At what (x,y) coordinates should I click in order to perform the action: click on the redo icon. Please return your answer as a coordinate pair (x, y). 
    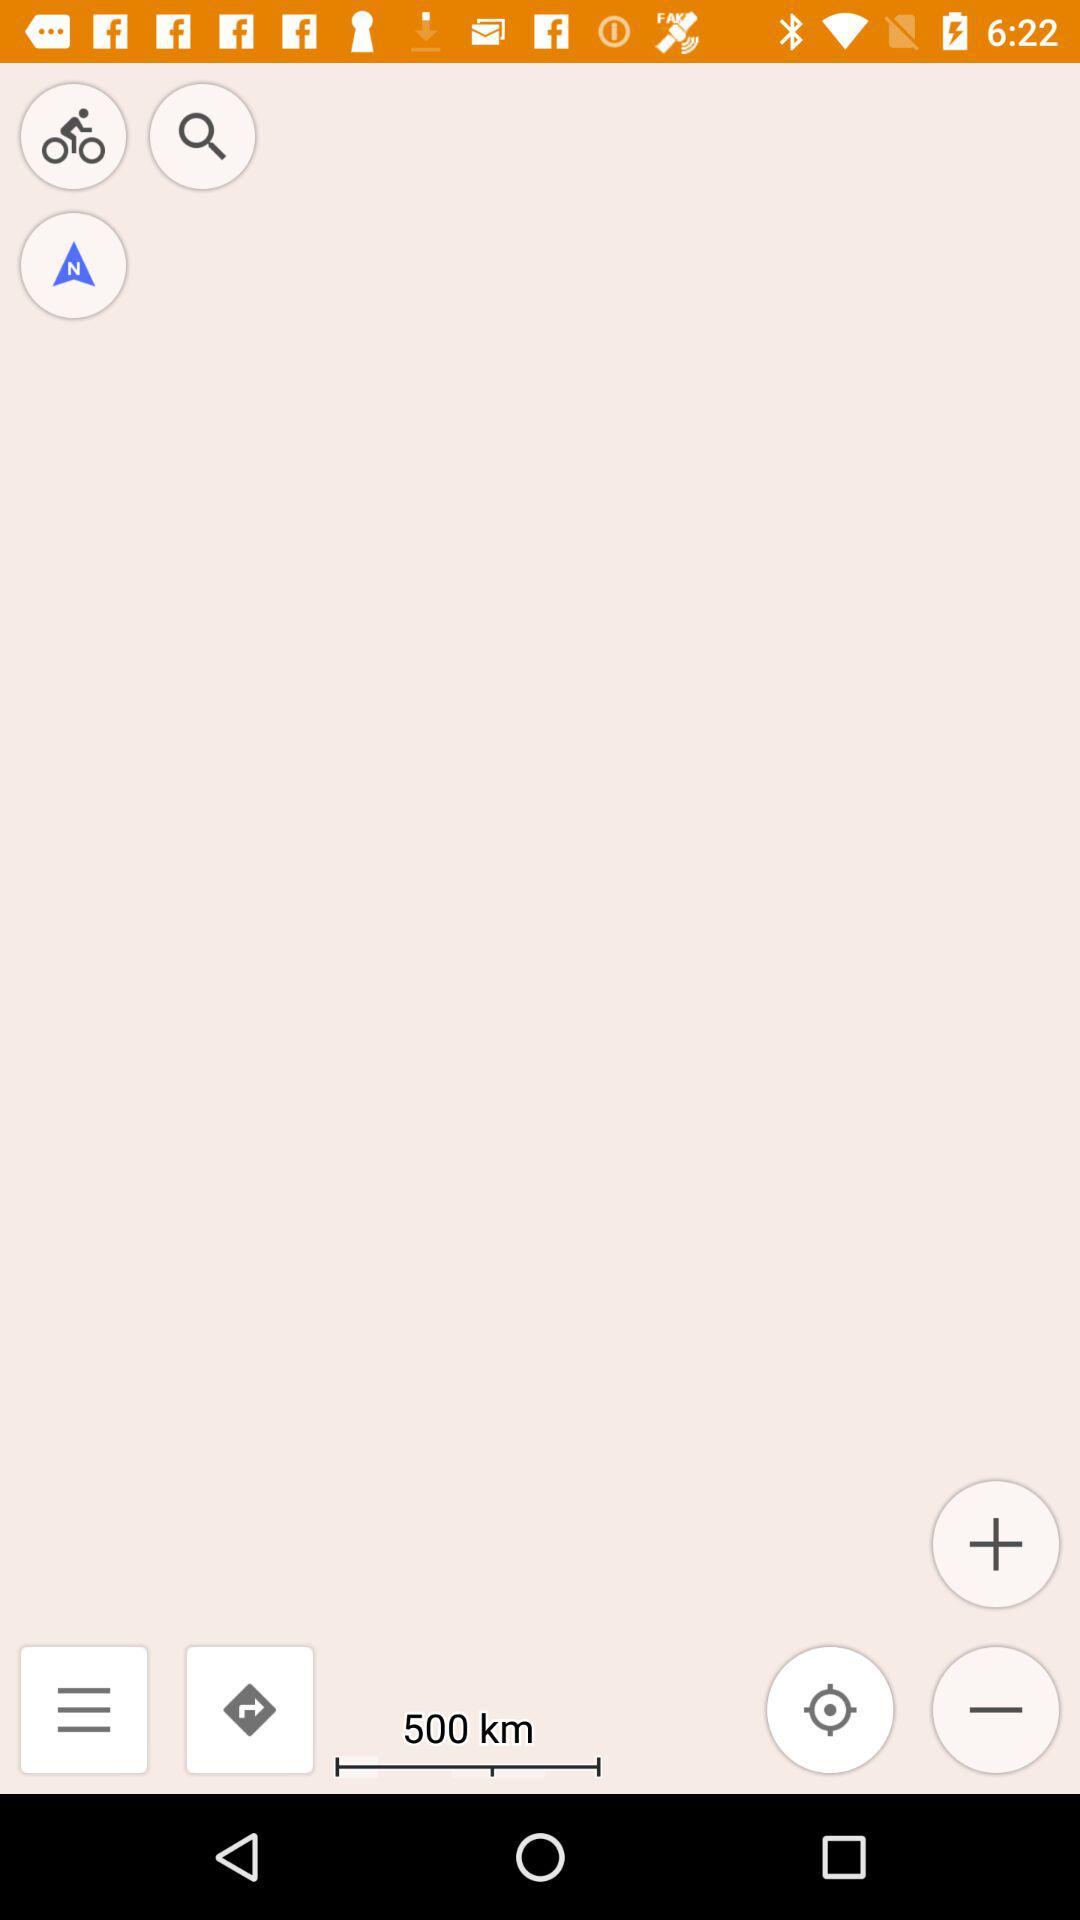
    Looking at the image, I should click on (248, 1708).